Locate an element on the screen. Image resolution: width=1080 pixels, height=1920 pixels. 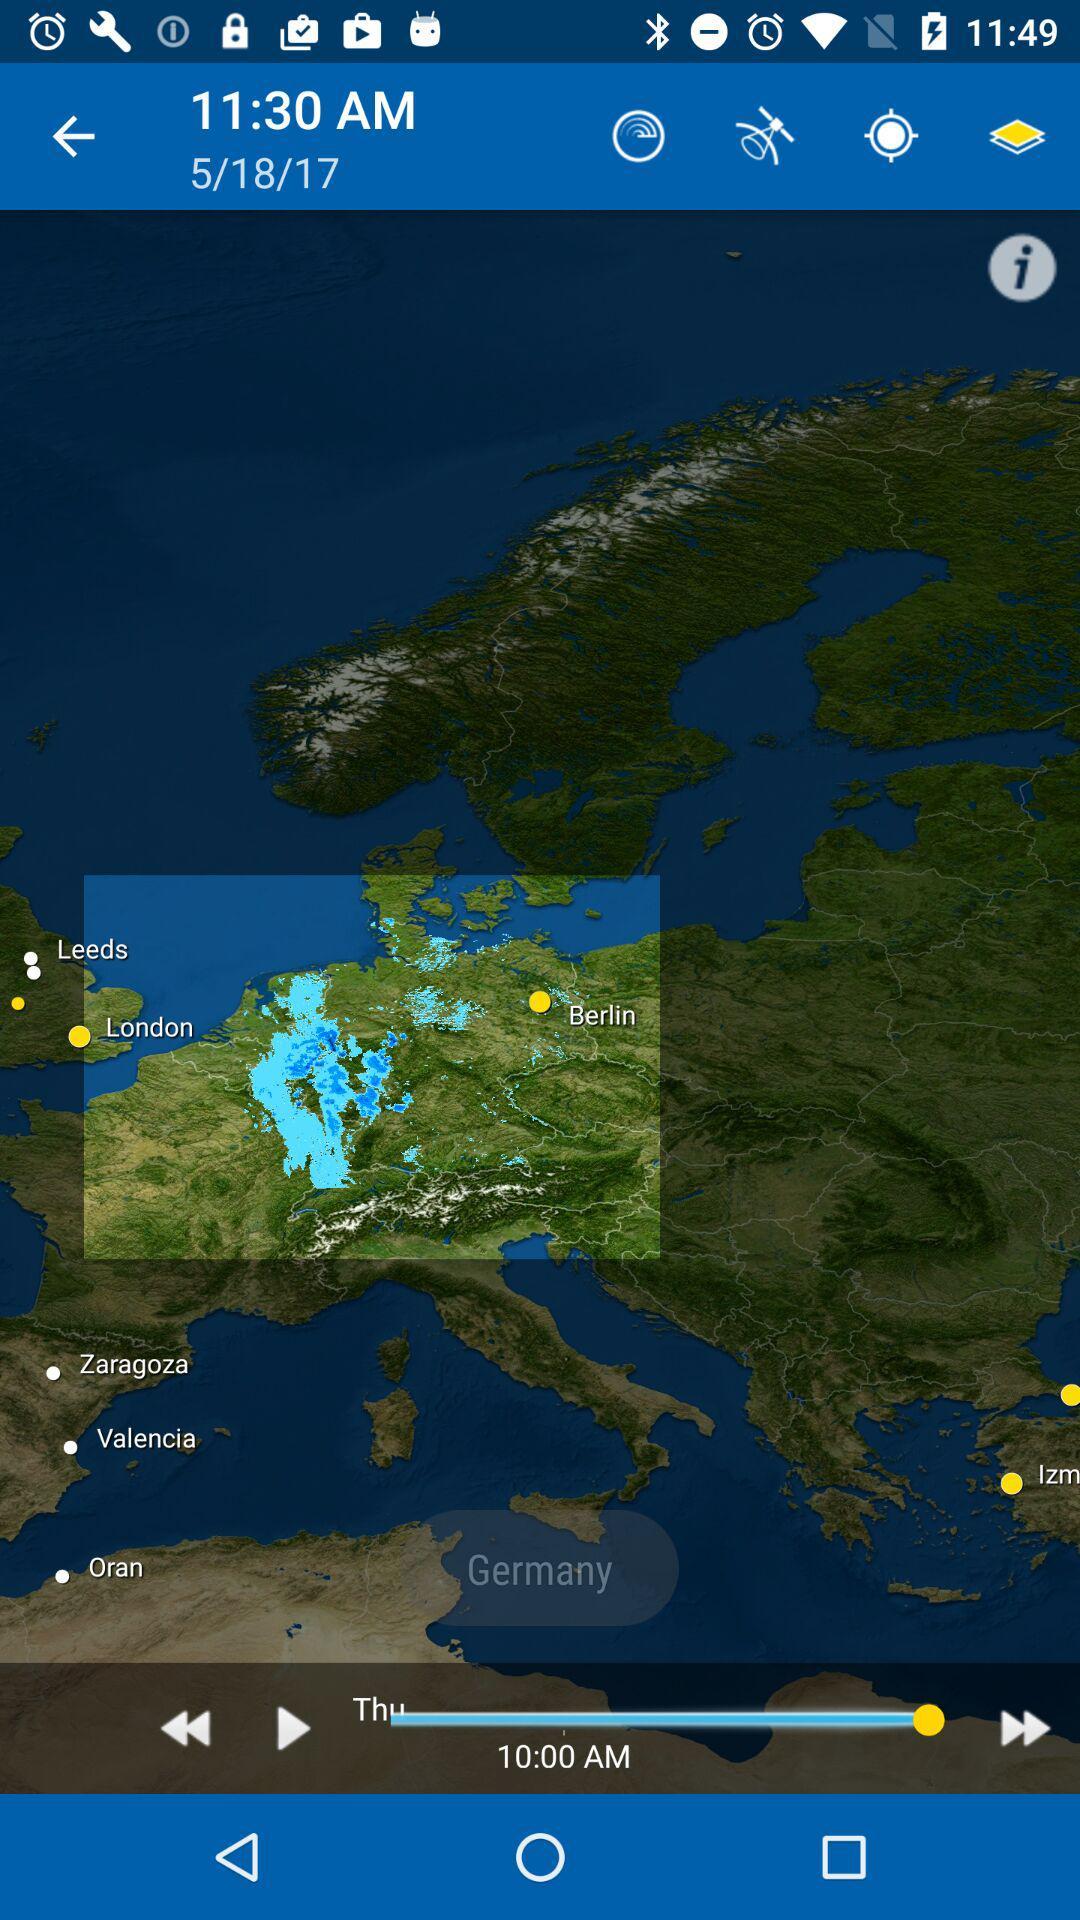
rewind or go back option is located at coordinates (185, 1727).